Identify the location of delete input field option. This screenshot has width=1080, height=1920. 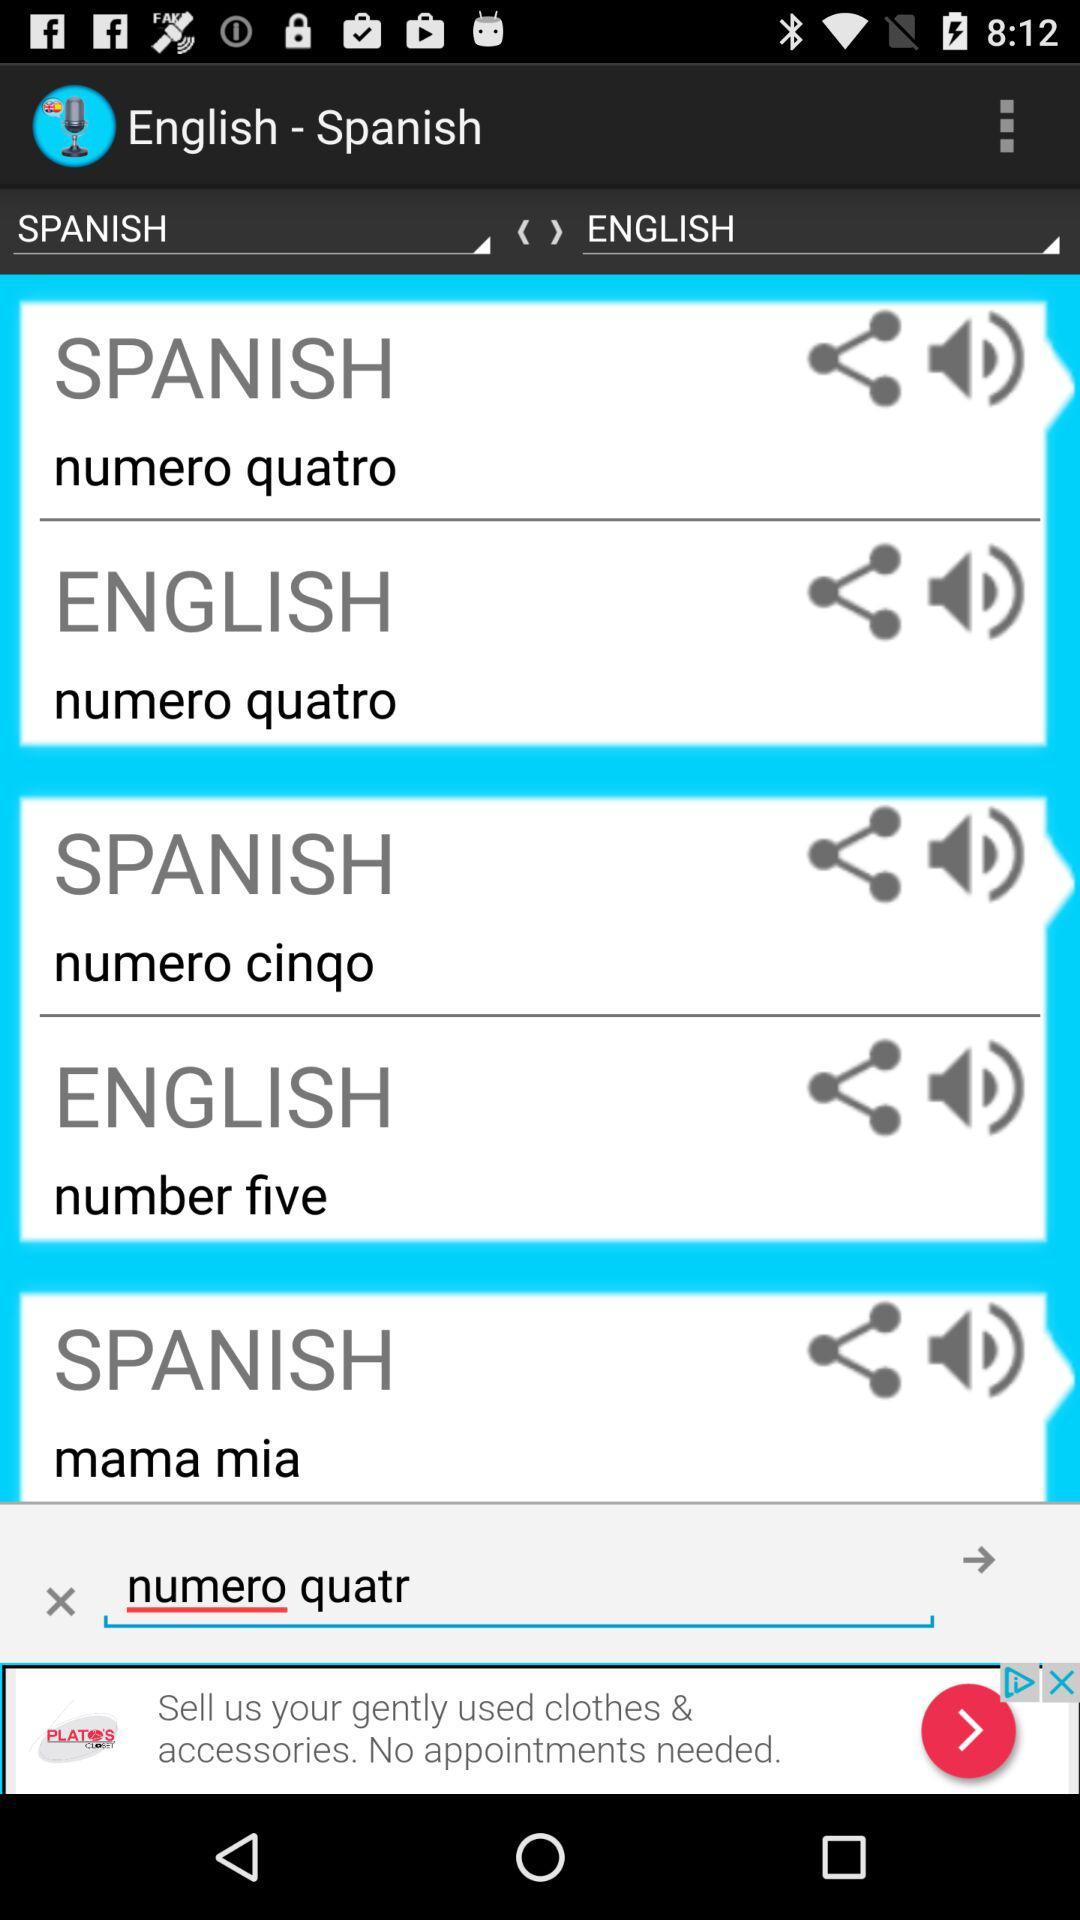
(59, 1602).